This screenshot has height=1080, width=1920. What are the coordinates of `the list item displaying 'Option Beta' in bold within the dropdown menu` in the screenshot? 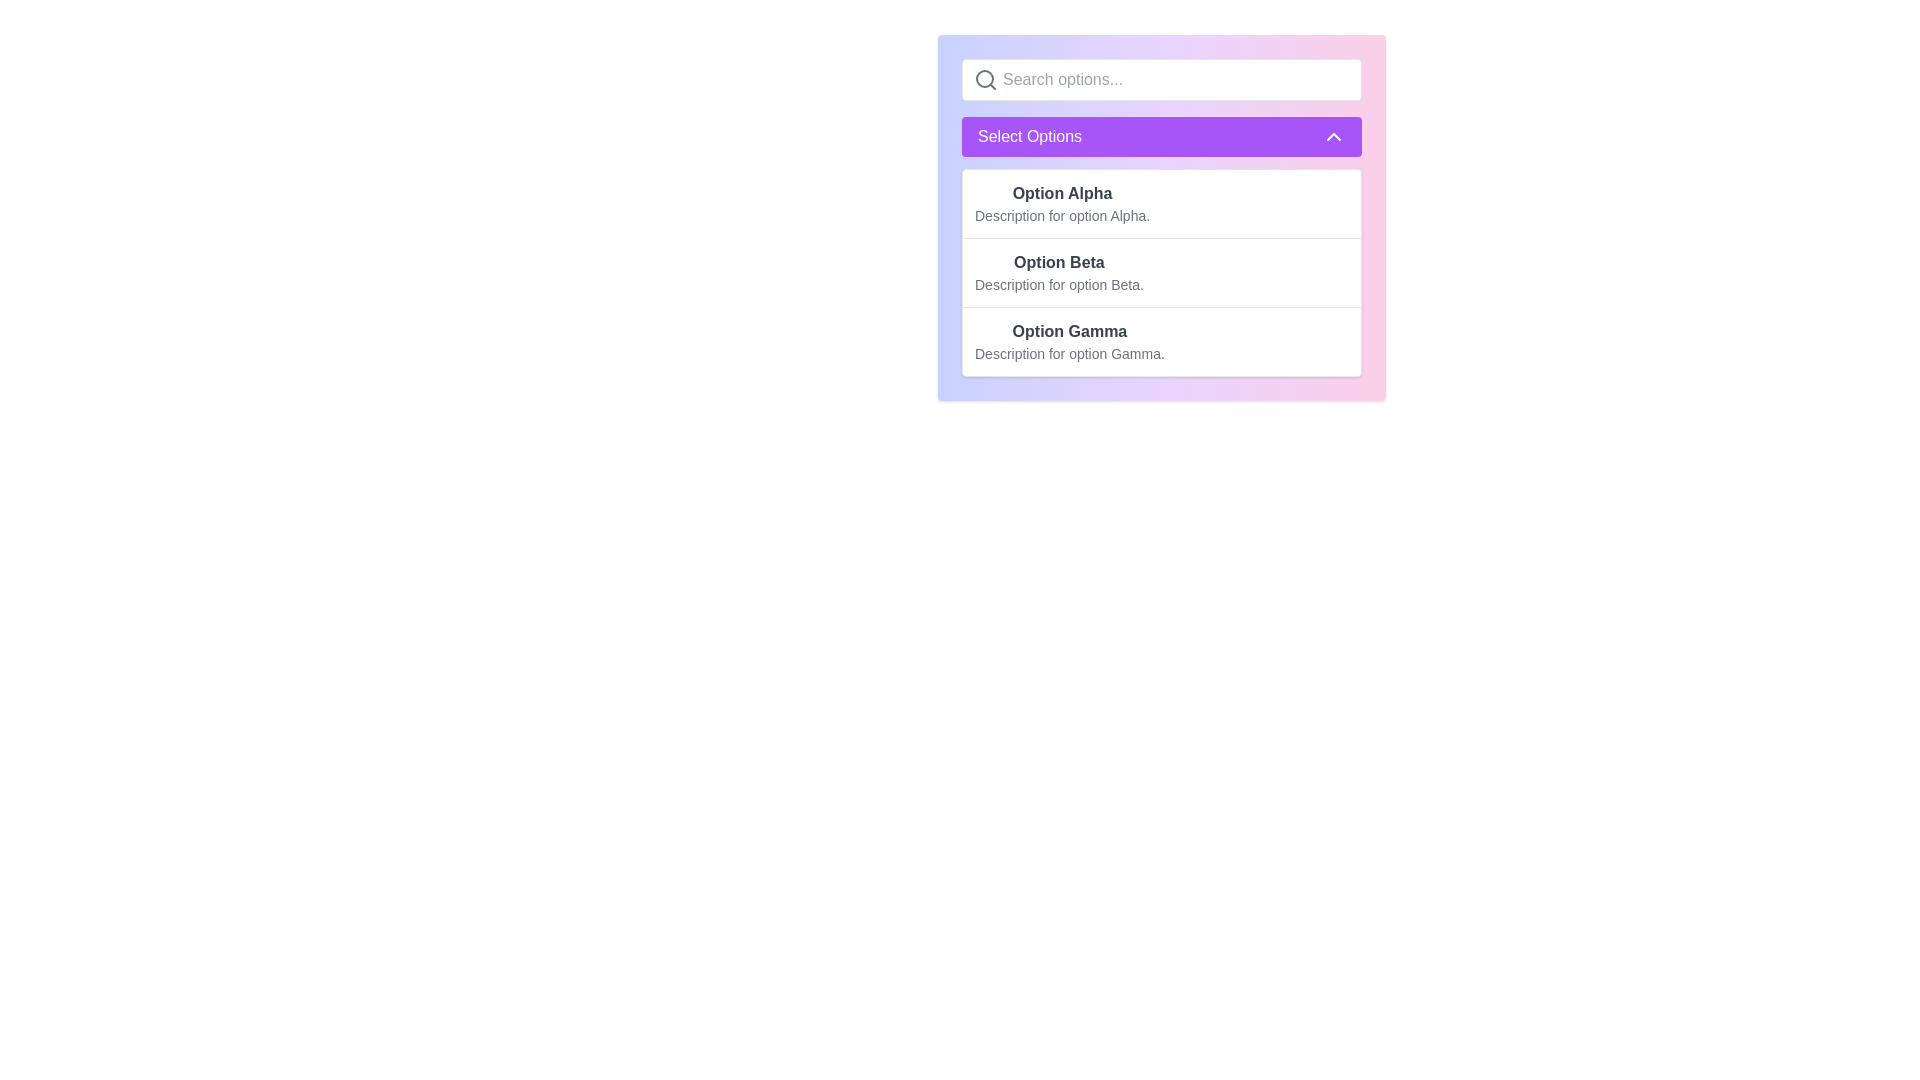 It's located at (1161, 272).